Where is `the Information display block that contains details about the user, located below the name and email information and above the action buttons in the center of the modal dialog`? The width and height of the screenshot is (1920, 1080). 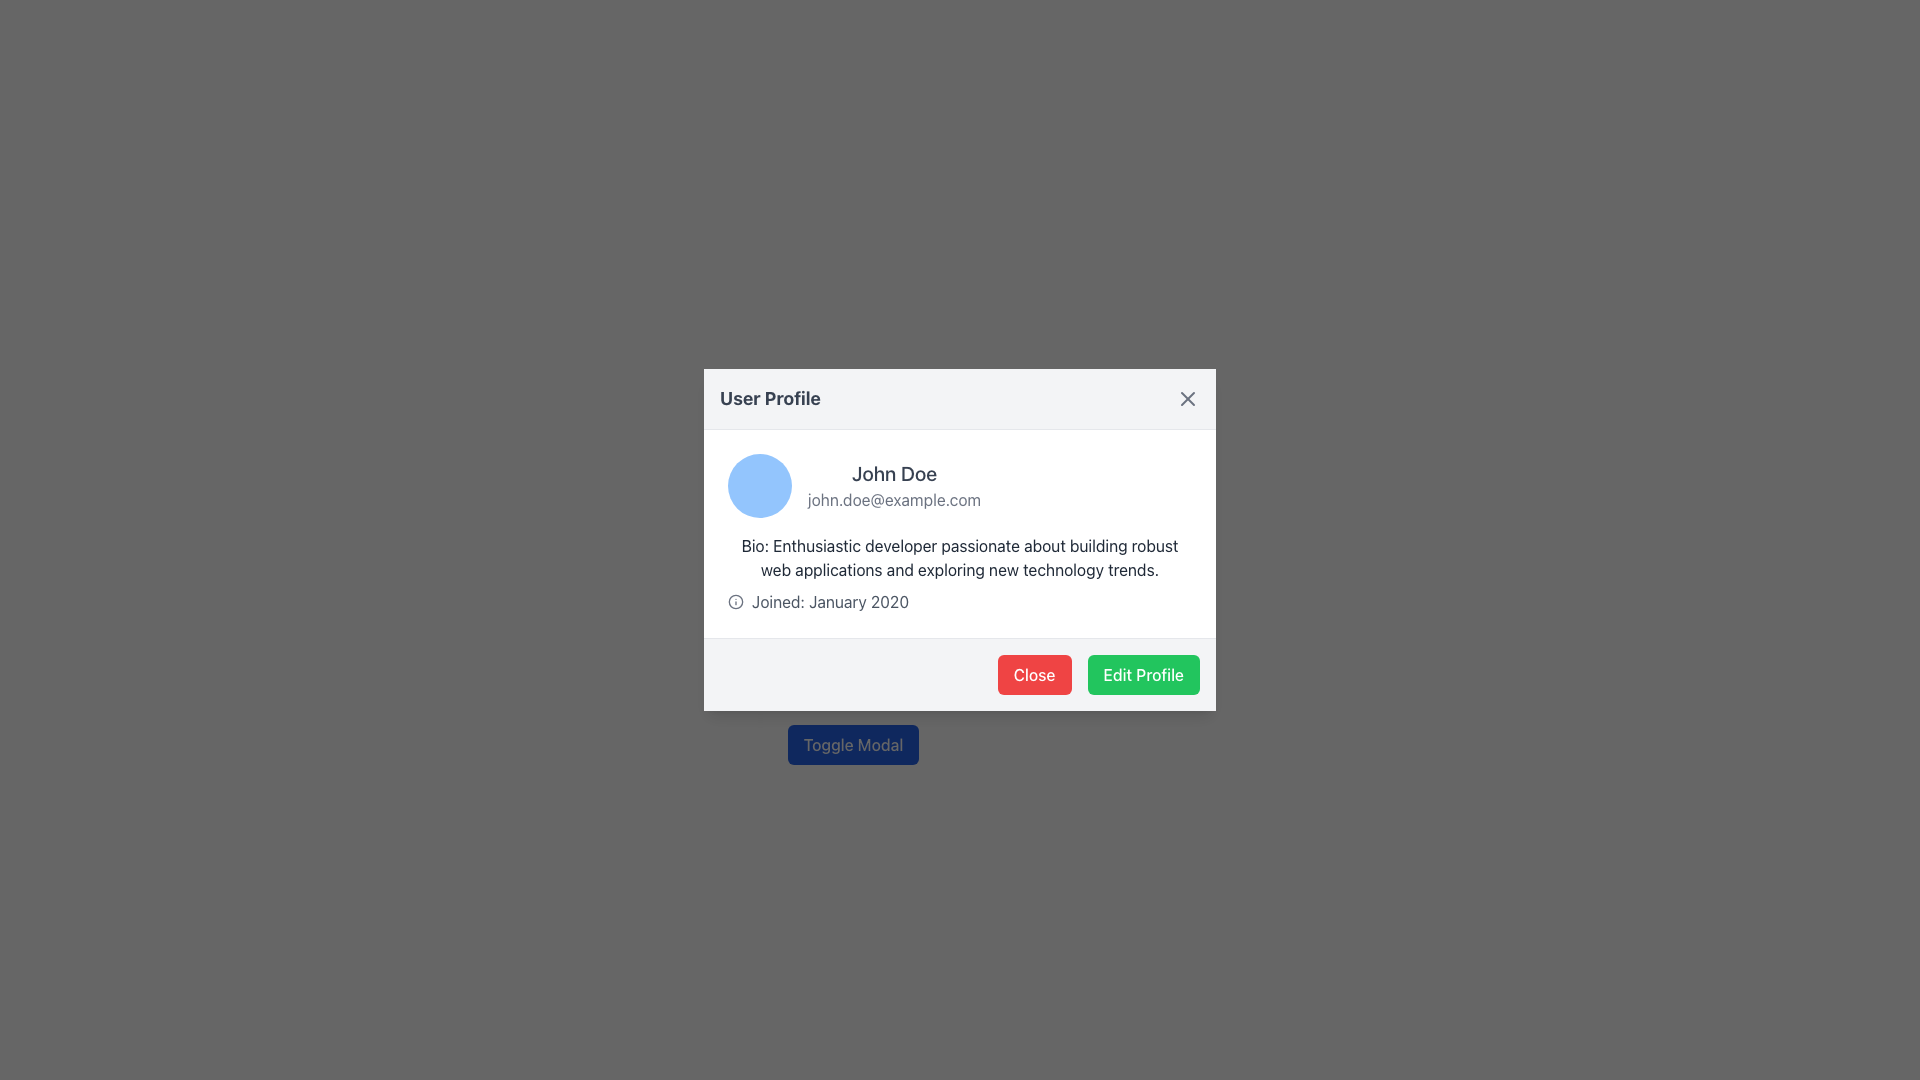
the Information display block that contains details about the user, located below the name and email information and above the action buttons in the center of the modal dialog is located at coordinates (960, 574).